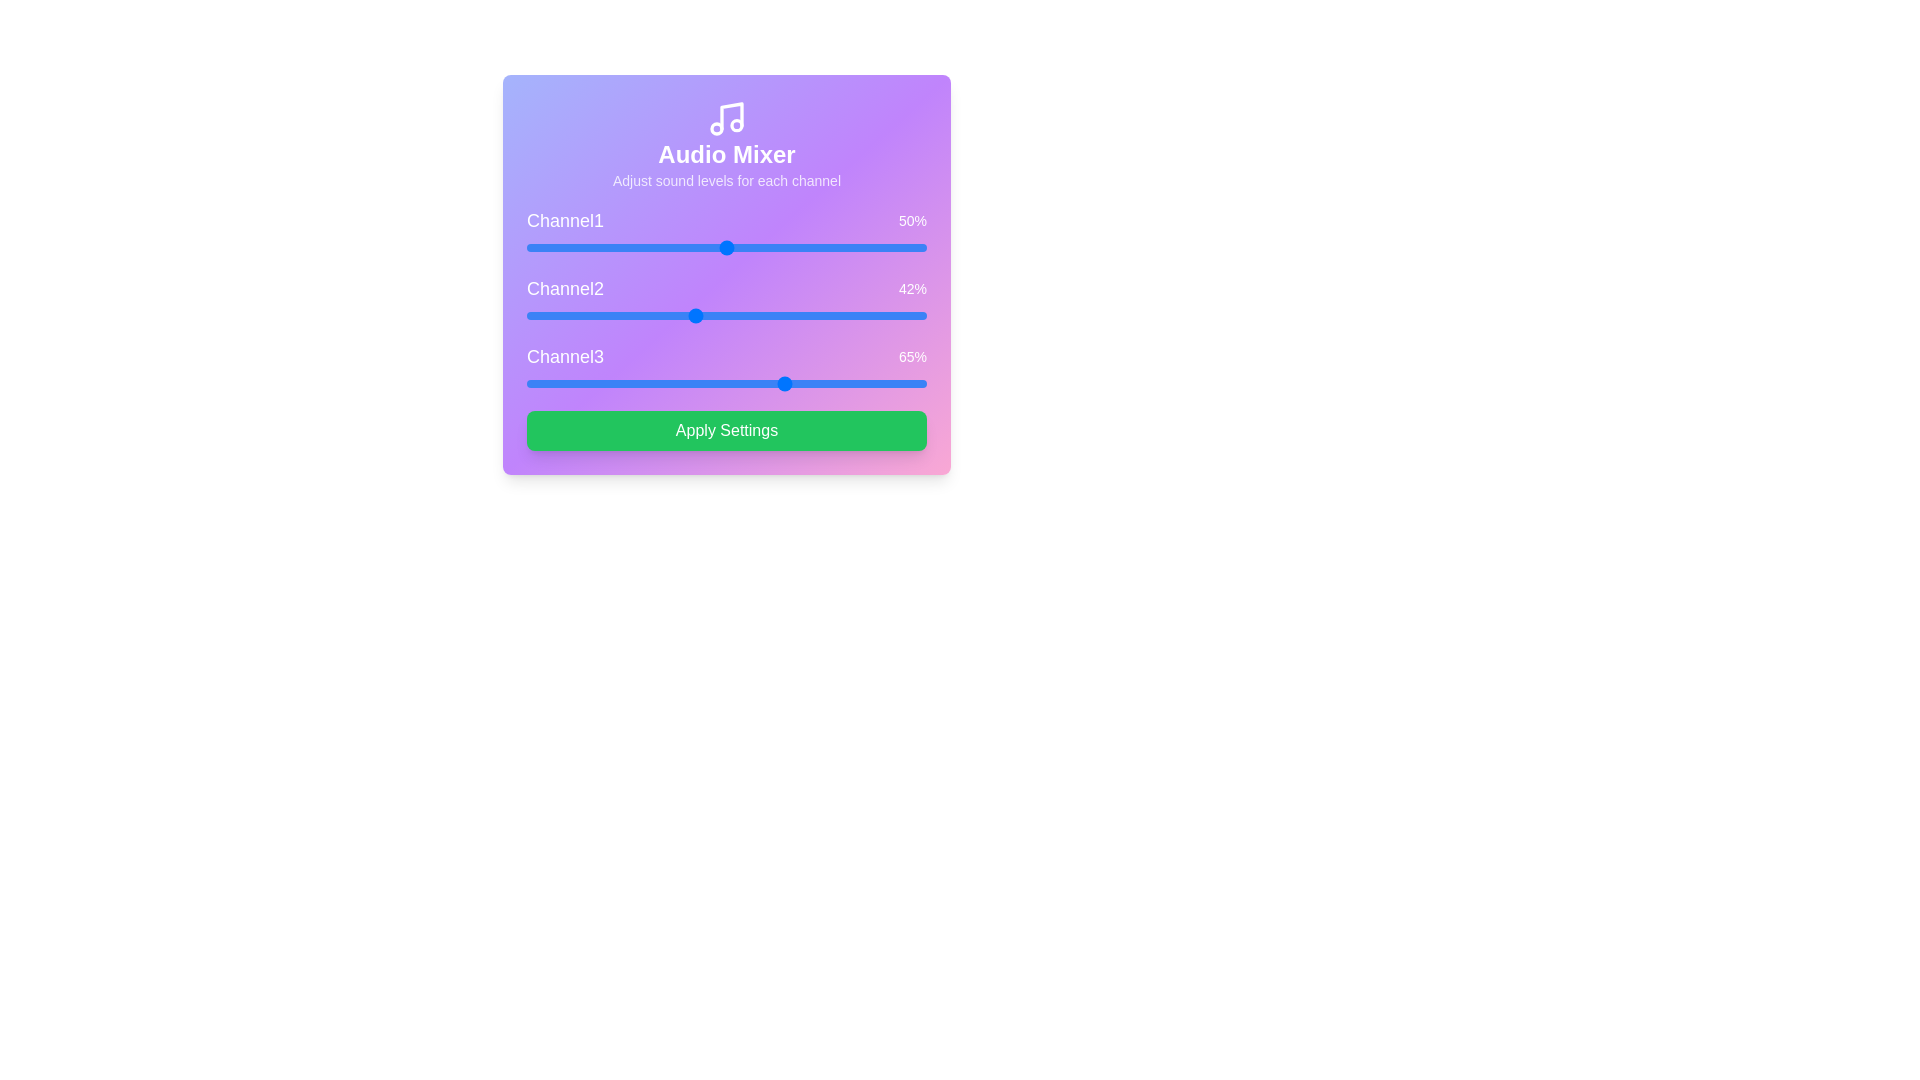  What do you see at coordinates (722, 315) in the screenshot?
I see `the volume of 2 to 49%` at bounding box center [722, 315].